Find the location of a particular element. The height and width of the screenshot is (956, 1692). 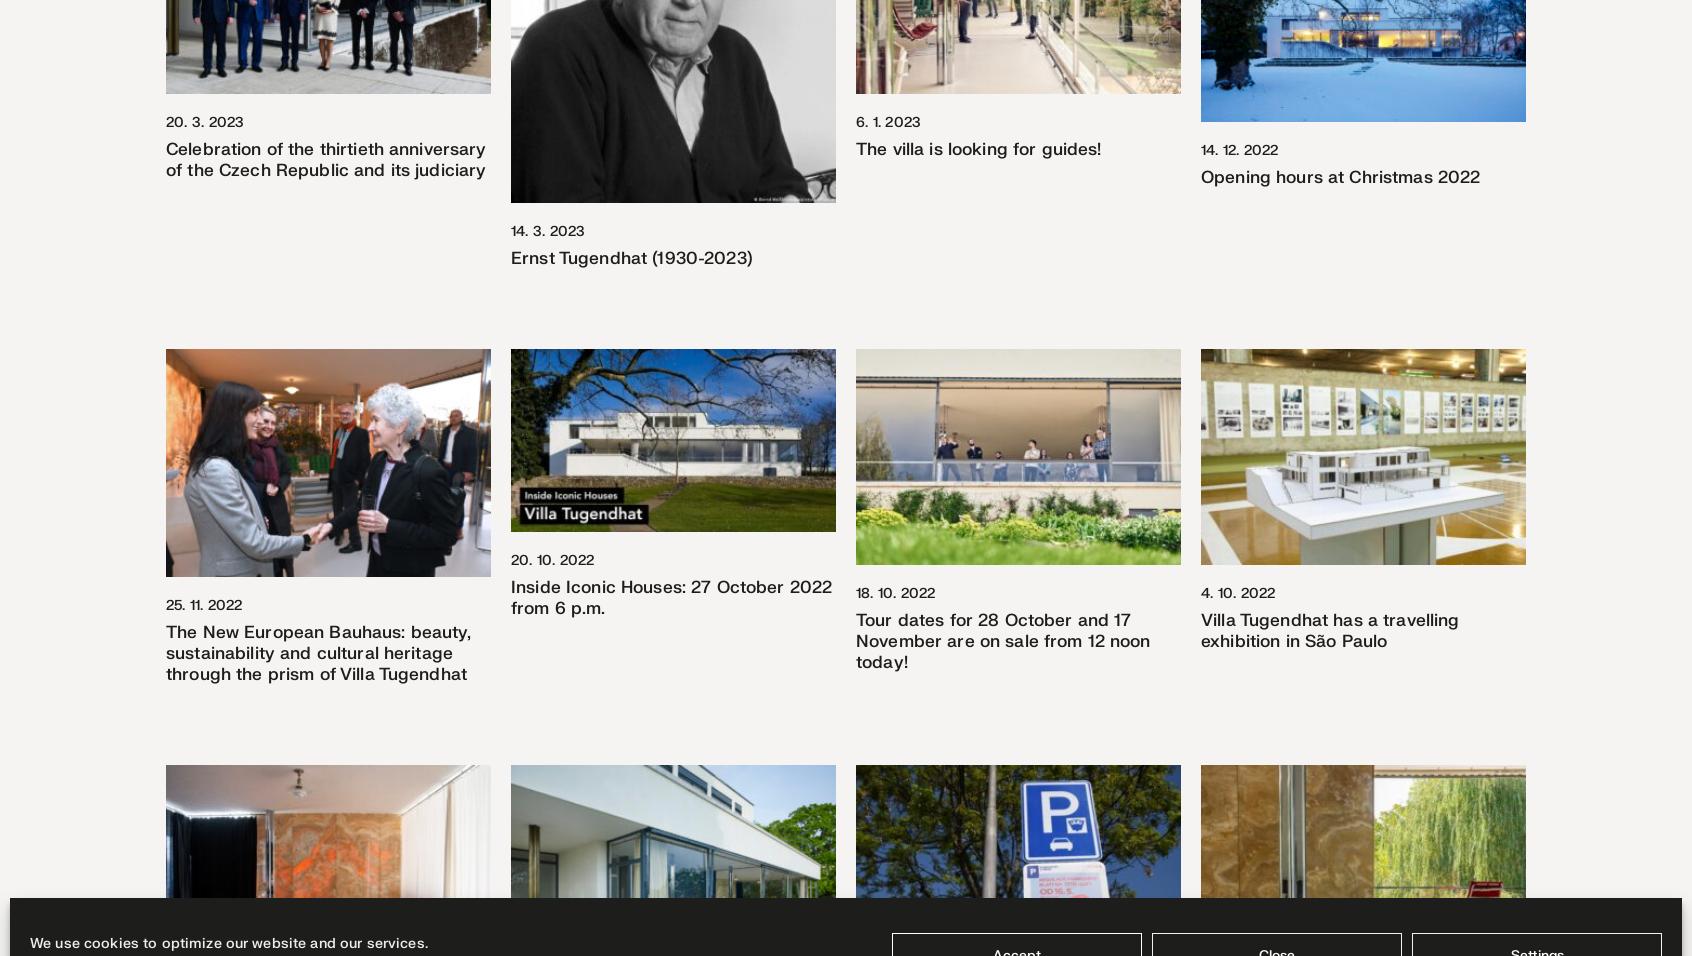

'Inside Iconic Houses: 27 October 2022 from 6 p.m.' is located at coordinates (510, 596).